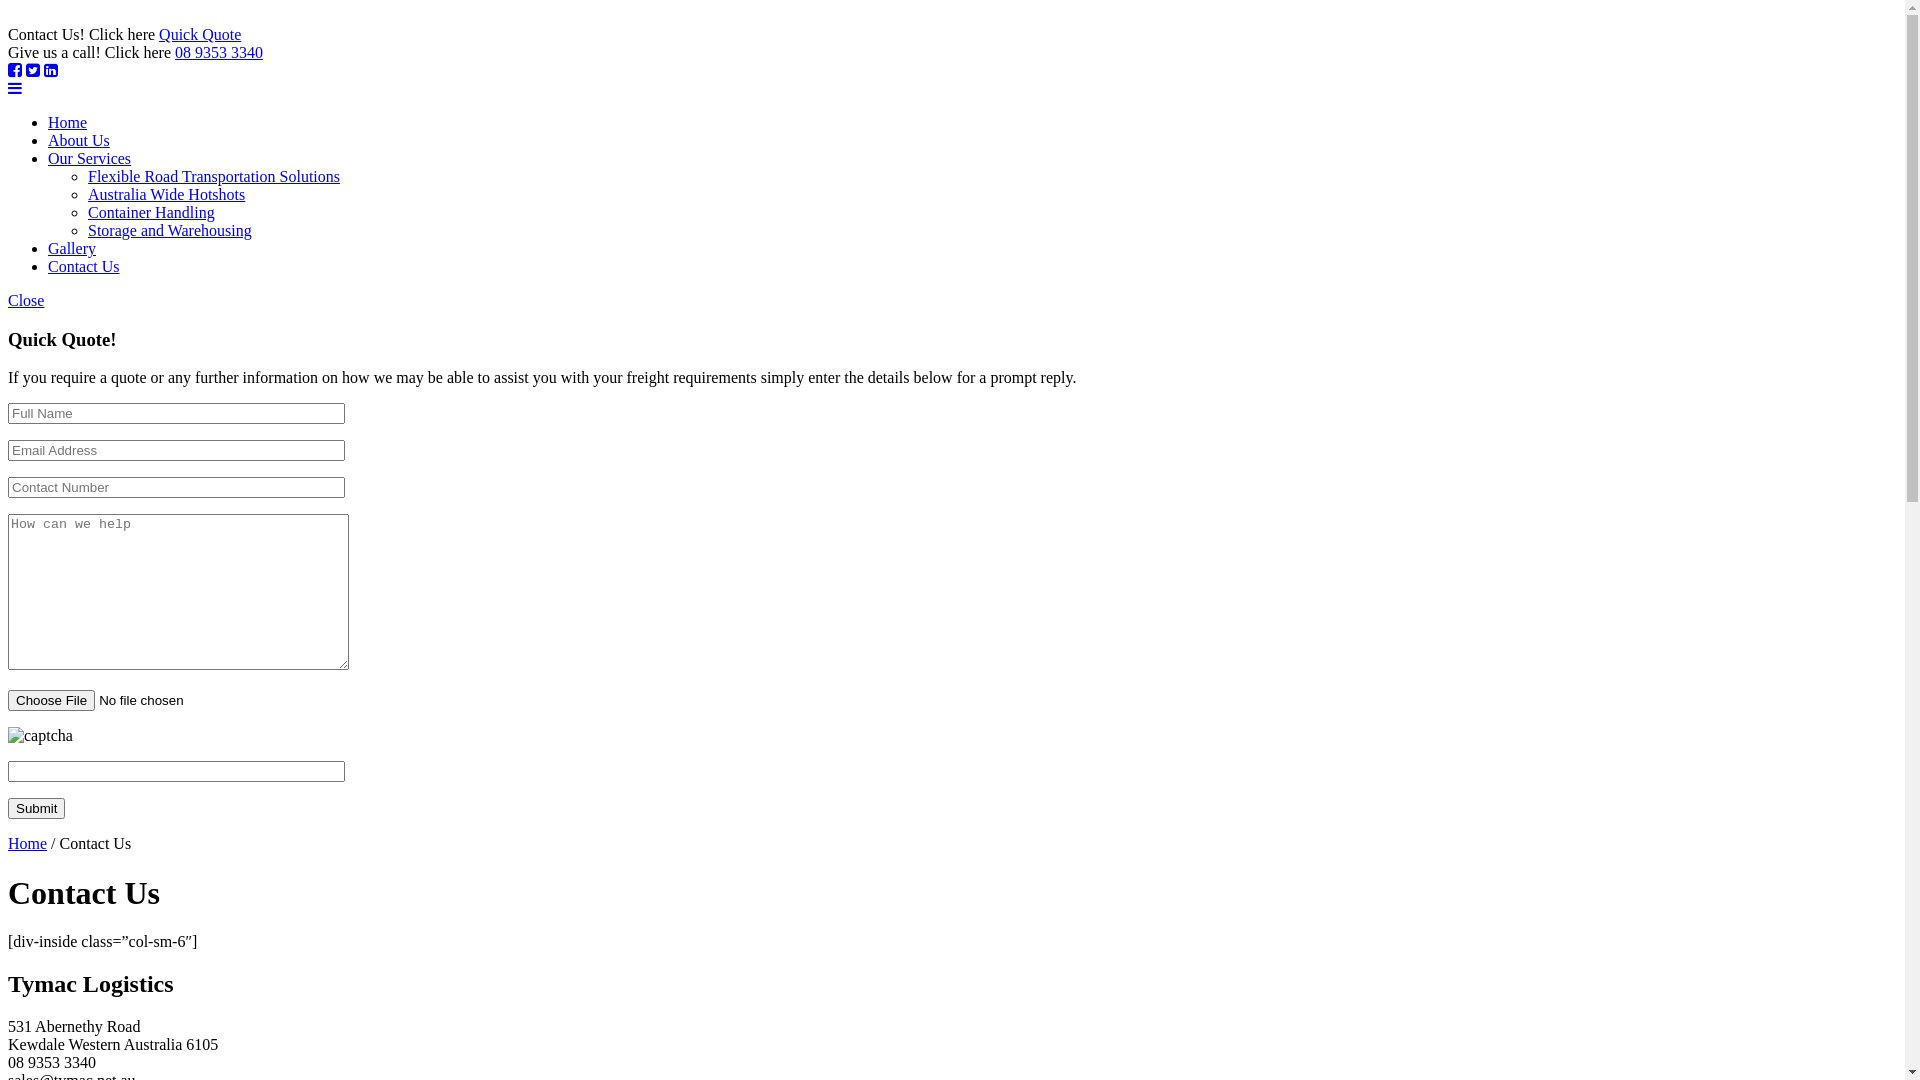  What do you see at coordinates (78, 139) in the screenshot?
I see `'About Us'` at bounding box center [78, 139].